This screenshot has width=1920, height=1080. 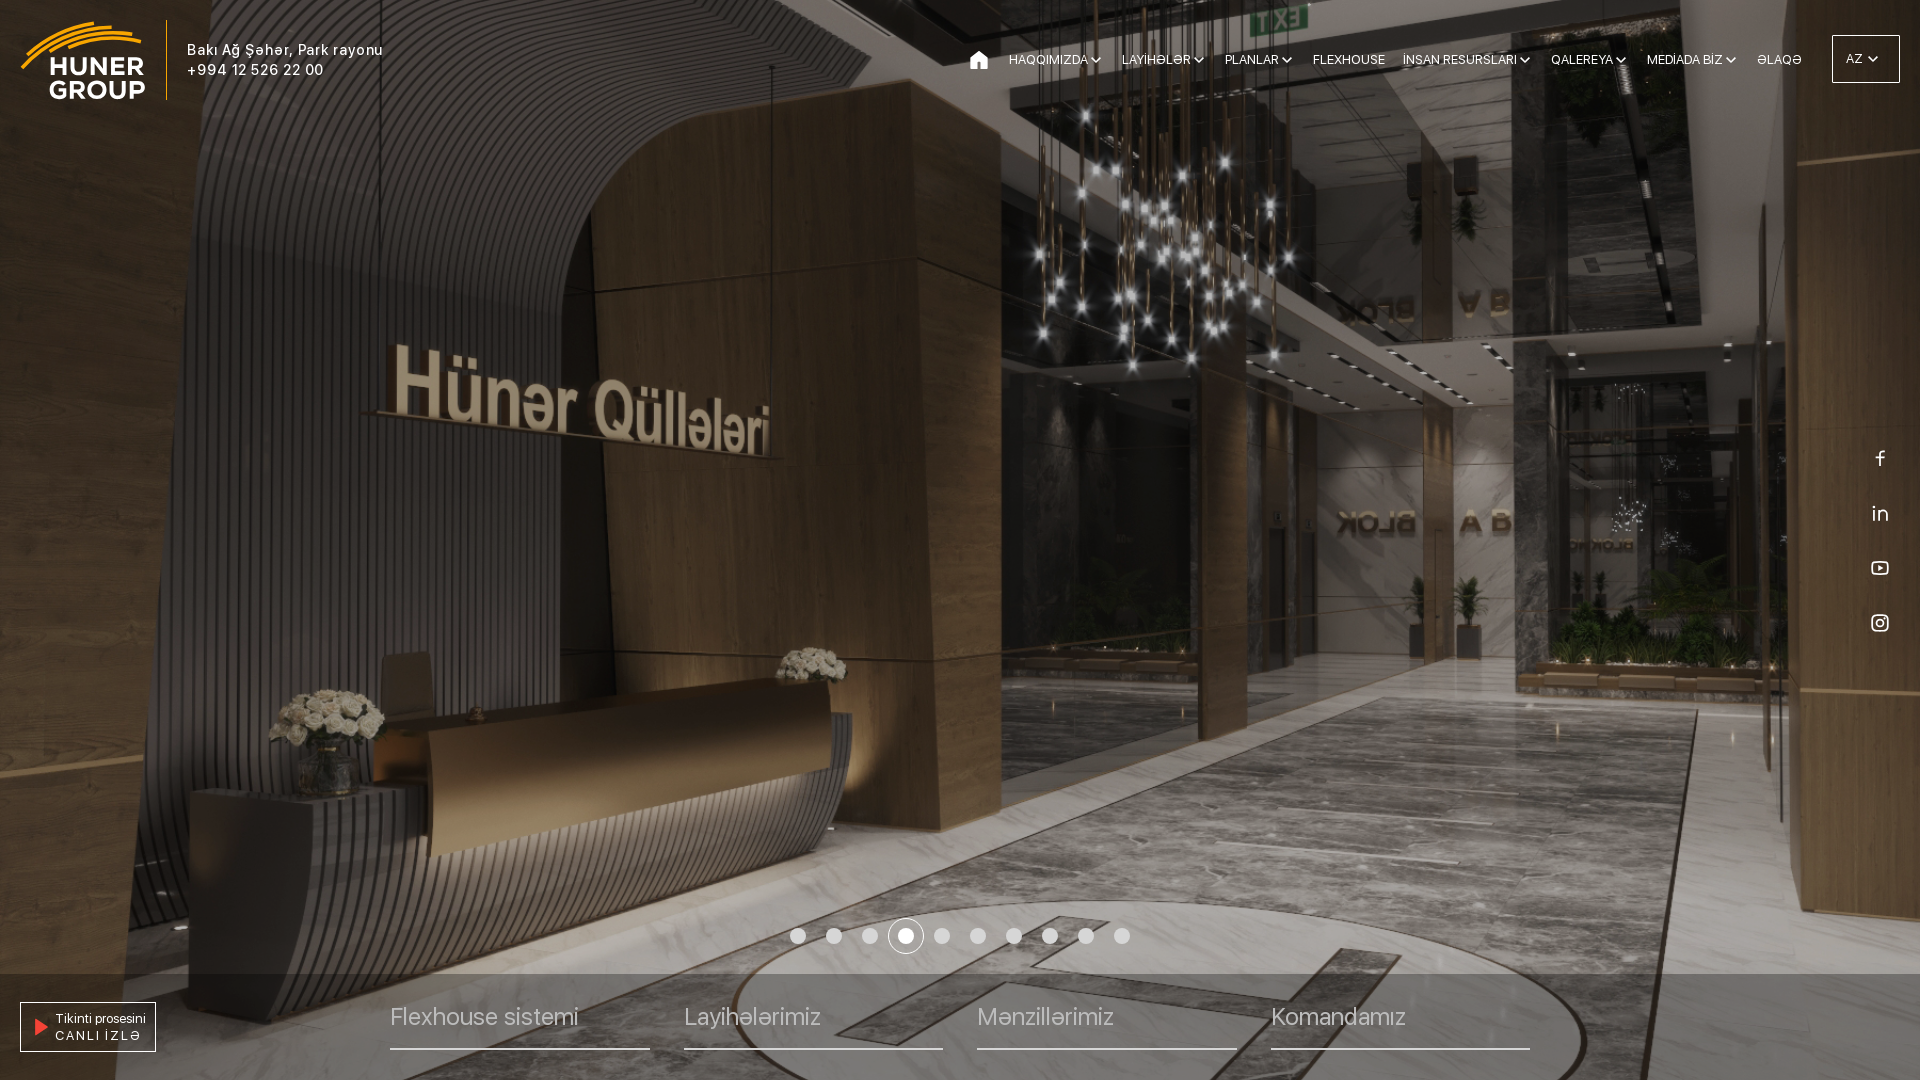 What do you see at coordinates (1313, 59) in the screenshot?
I see `'FLEXHOUSE'` at bounding box center [1313, 59].